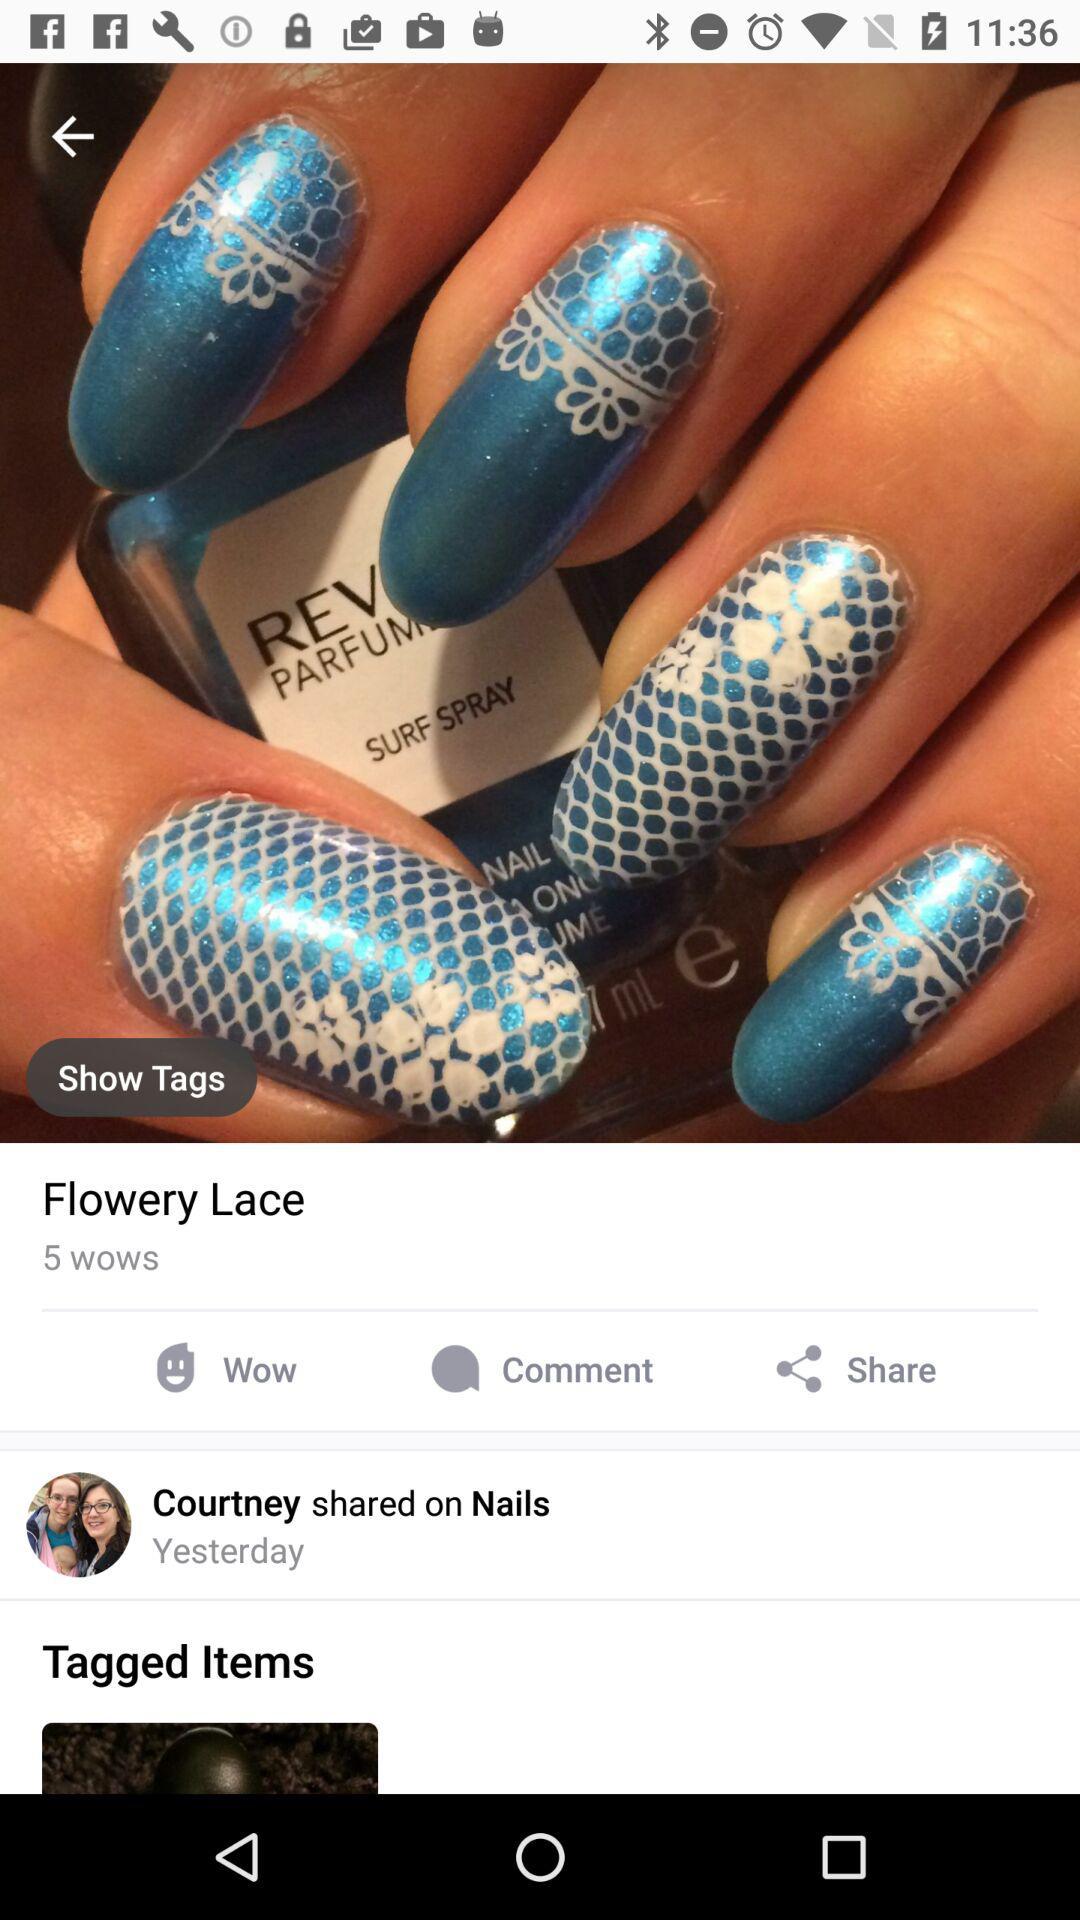 This screenshot has width=1080, height=1920. I want to click on comment item, so click(537, 1368).